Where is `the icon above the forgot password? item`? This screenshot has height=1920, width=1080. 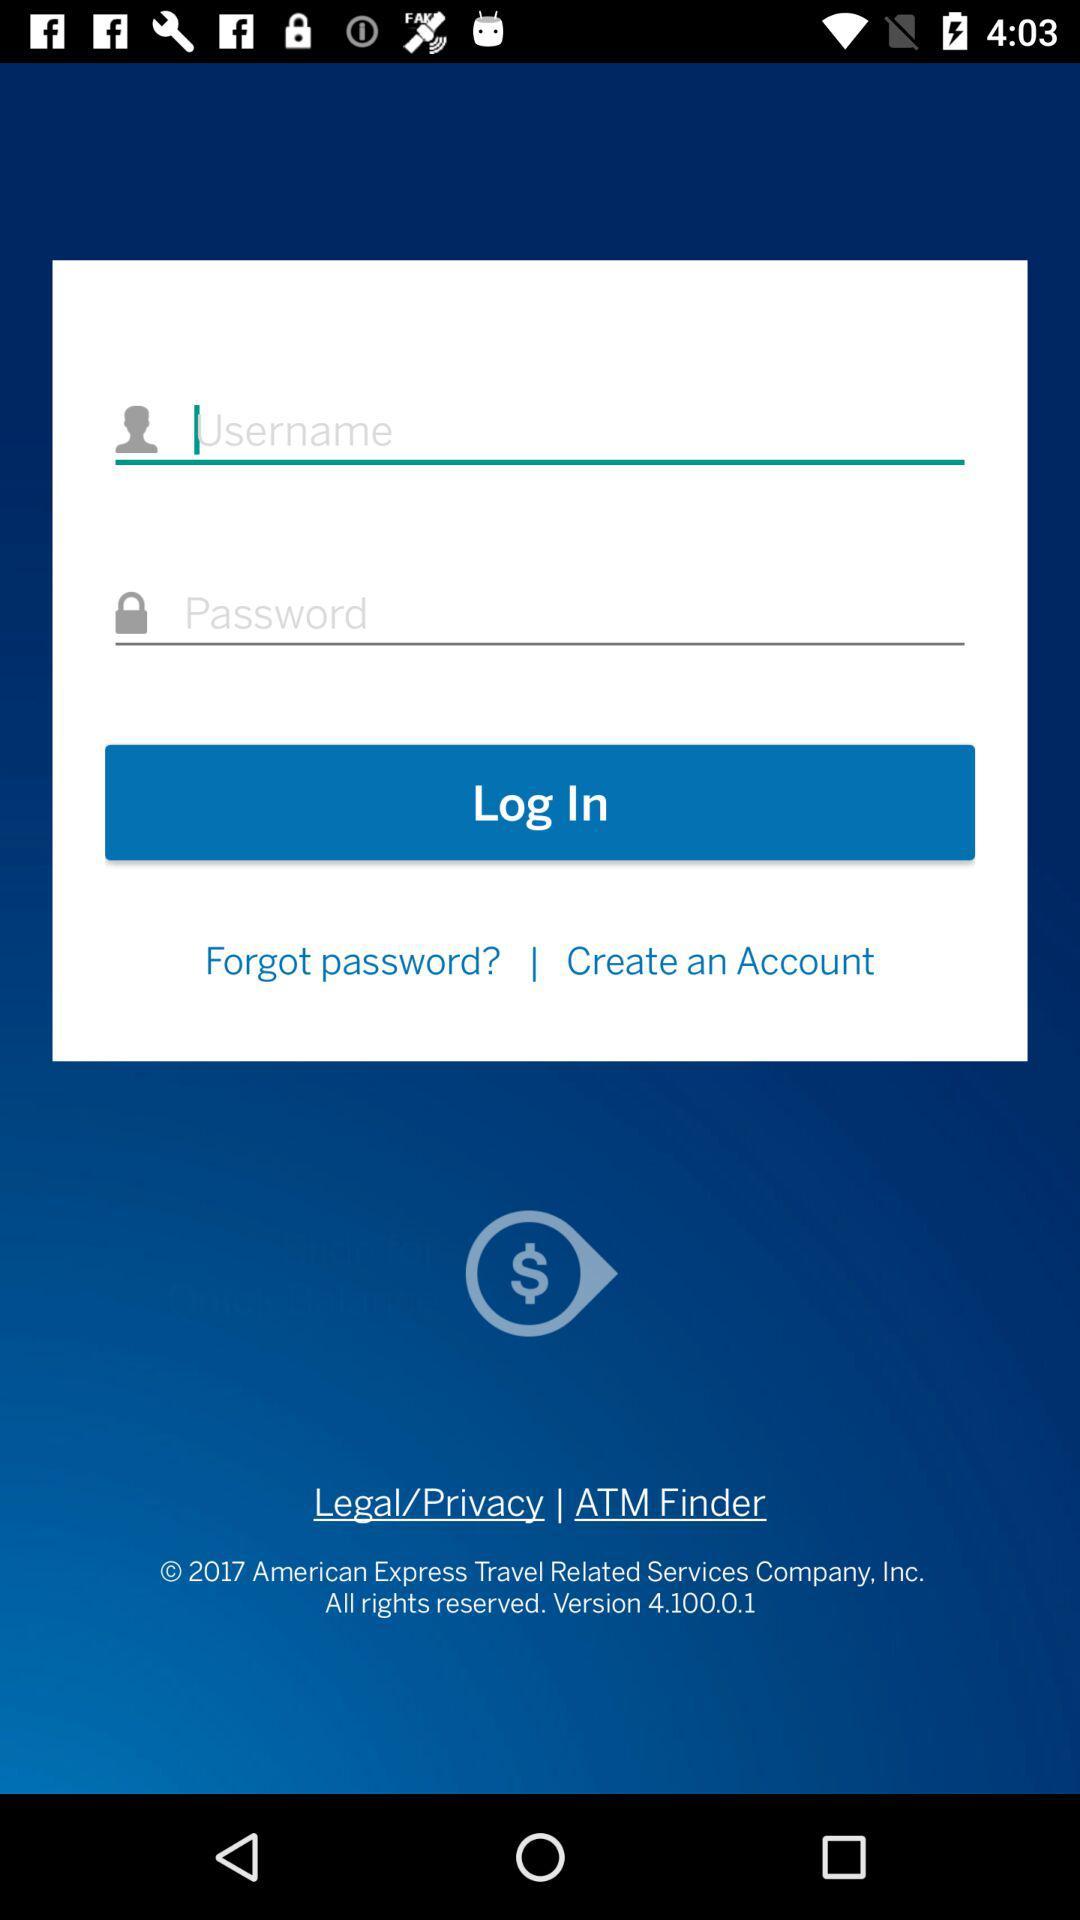 the icon above the forgot password? item is located at coordinates (540, 802).